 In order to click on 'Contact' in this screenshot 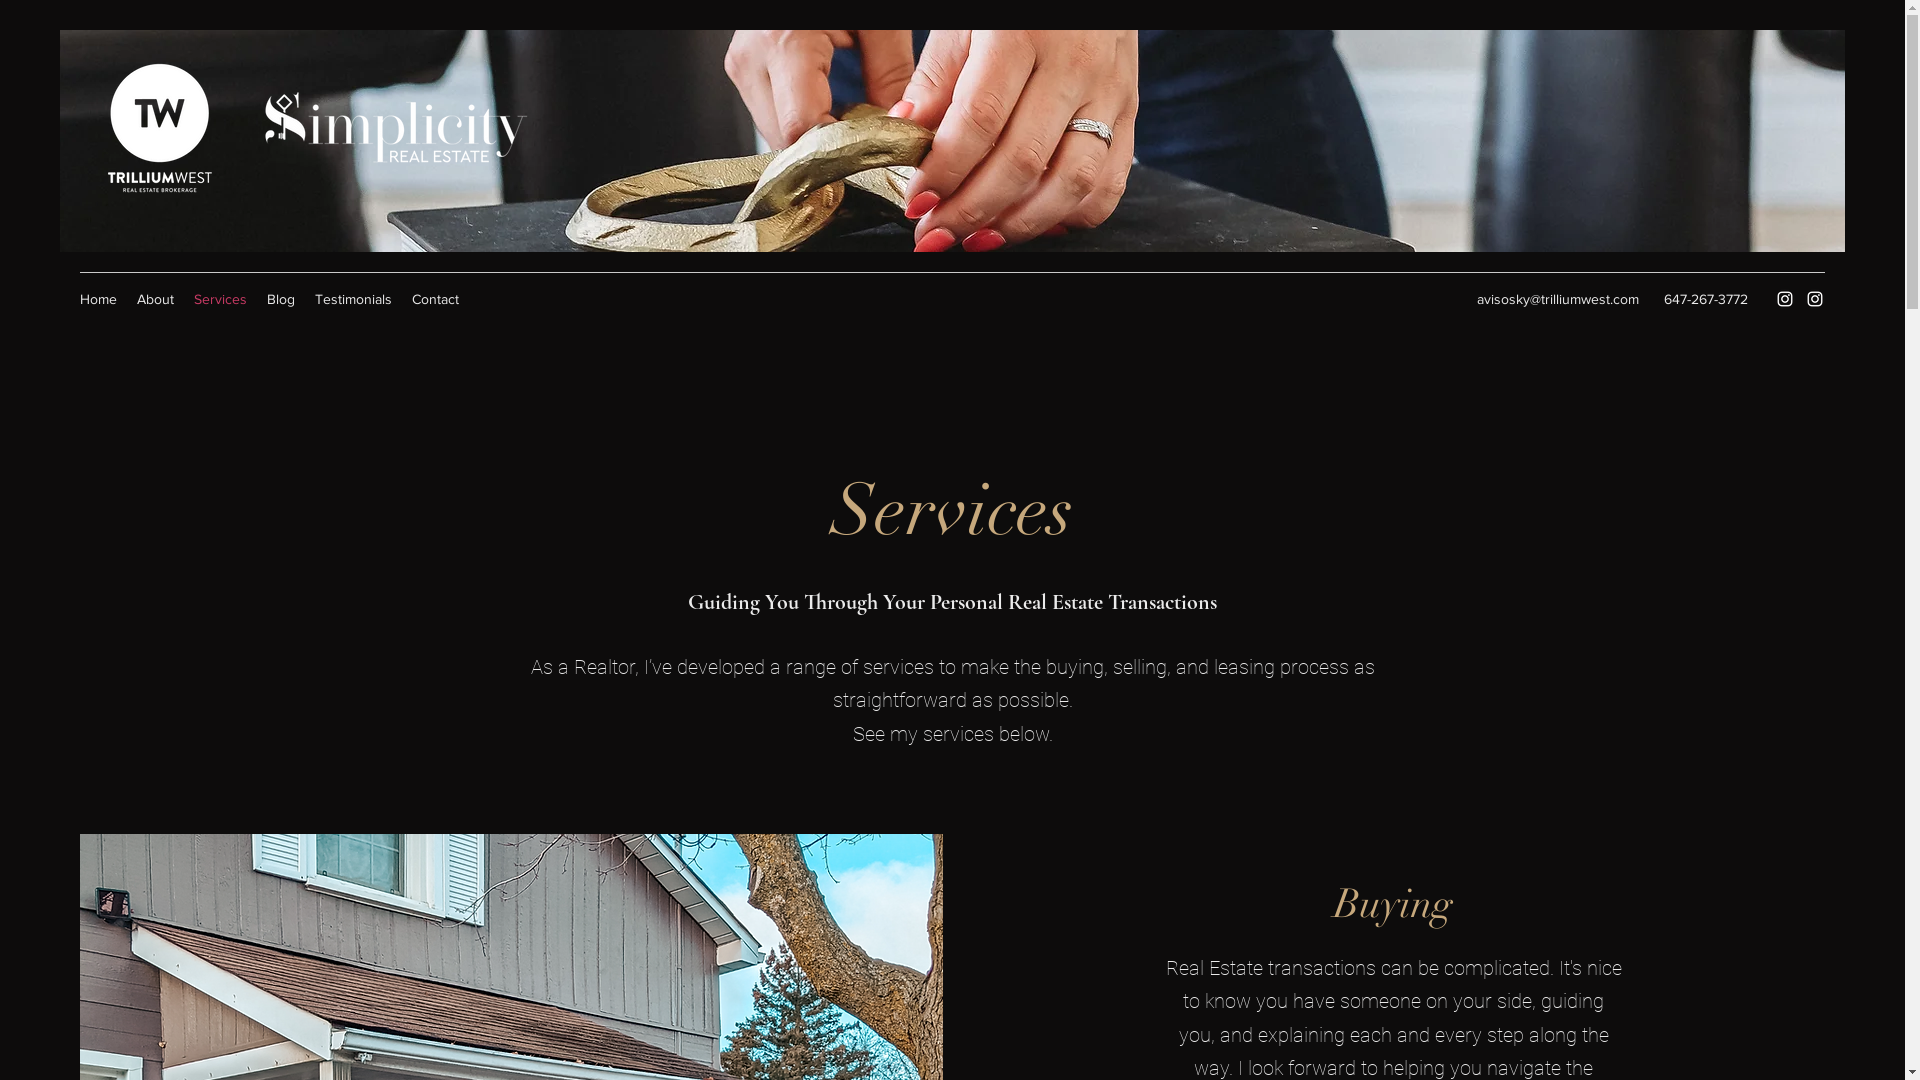, I will do `click(434, 299)`.